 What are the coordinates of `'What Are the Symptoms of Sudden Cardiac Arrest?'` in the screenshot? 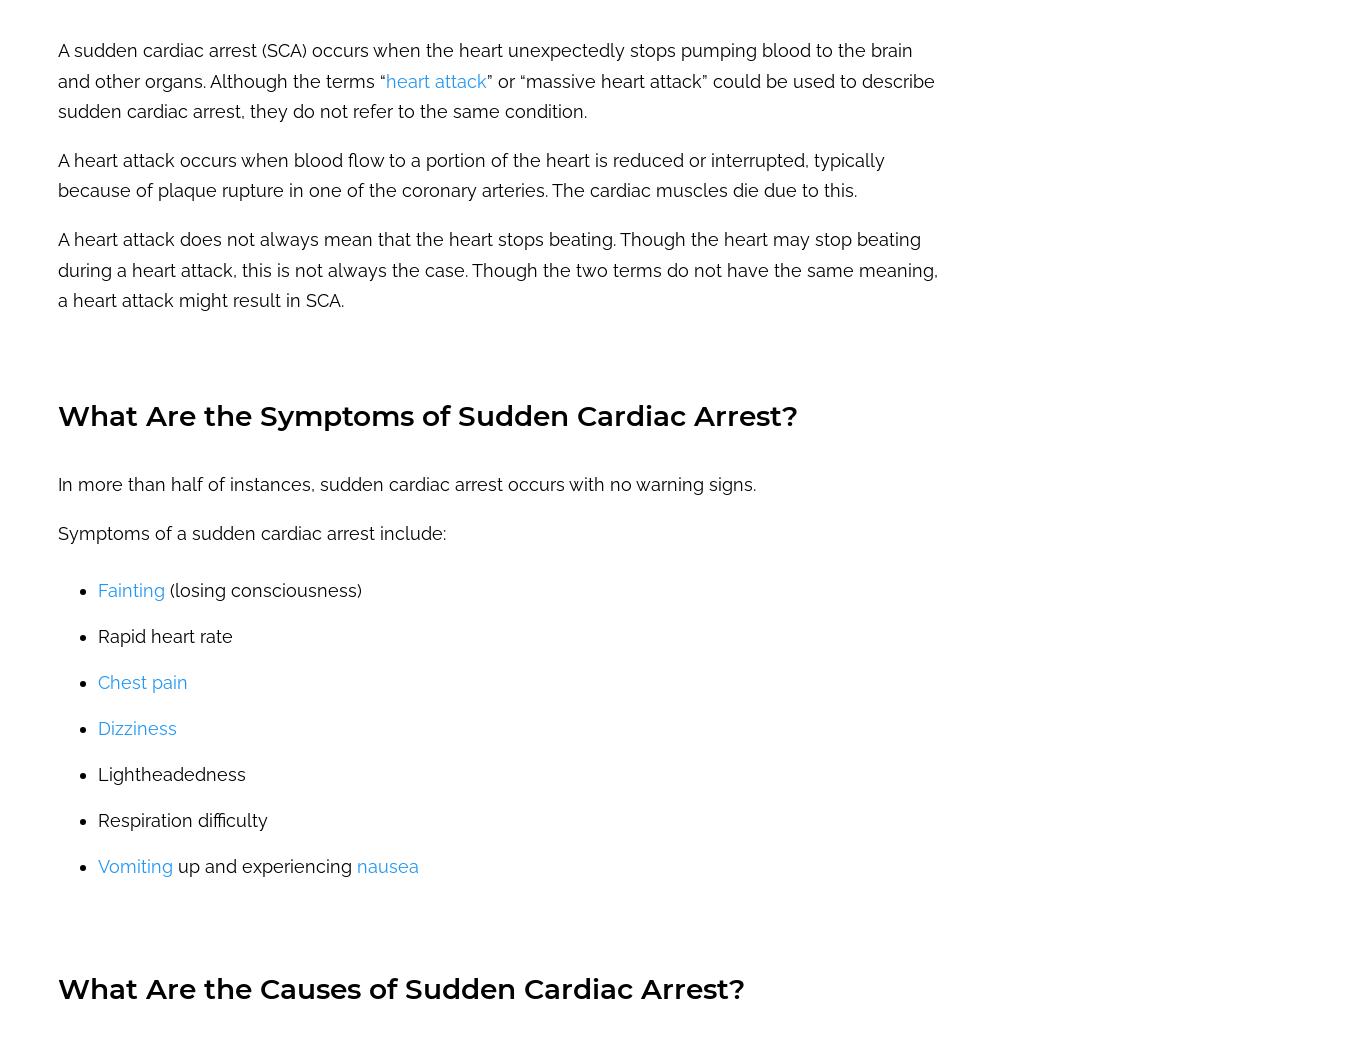 It's located at (426, 415).